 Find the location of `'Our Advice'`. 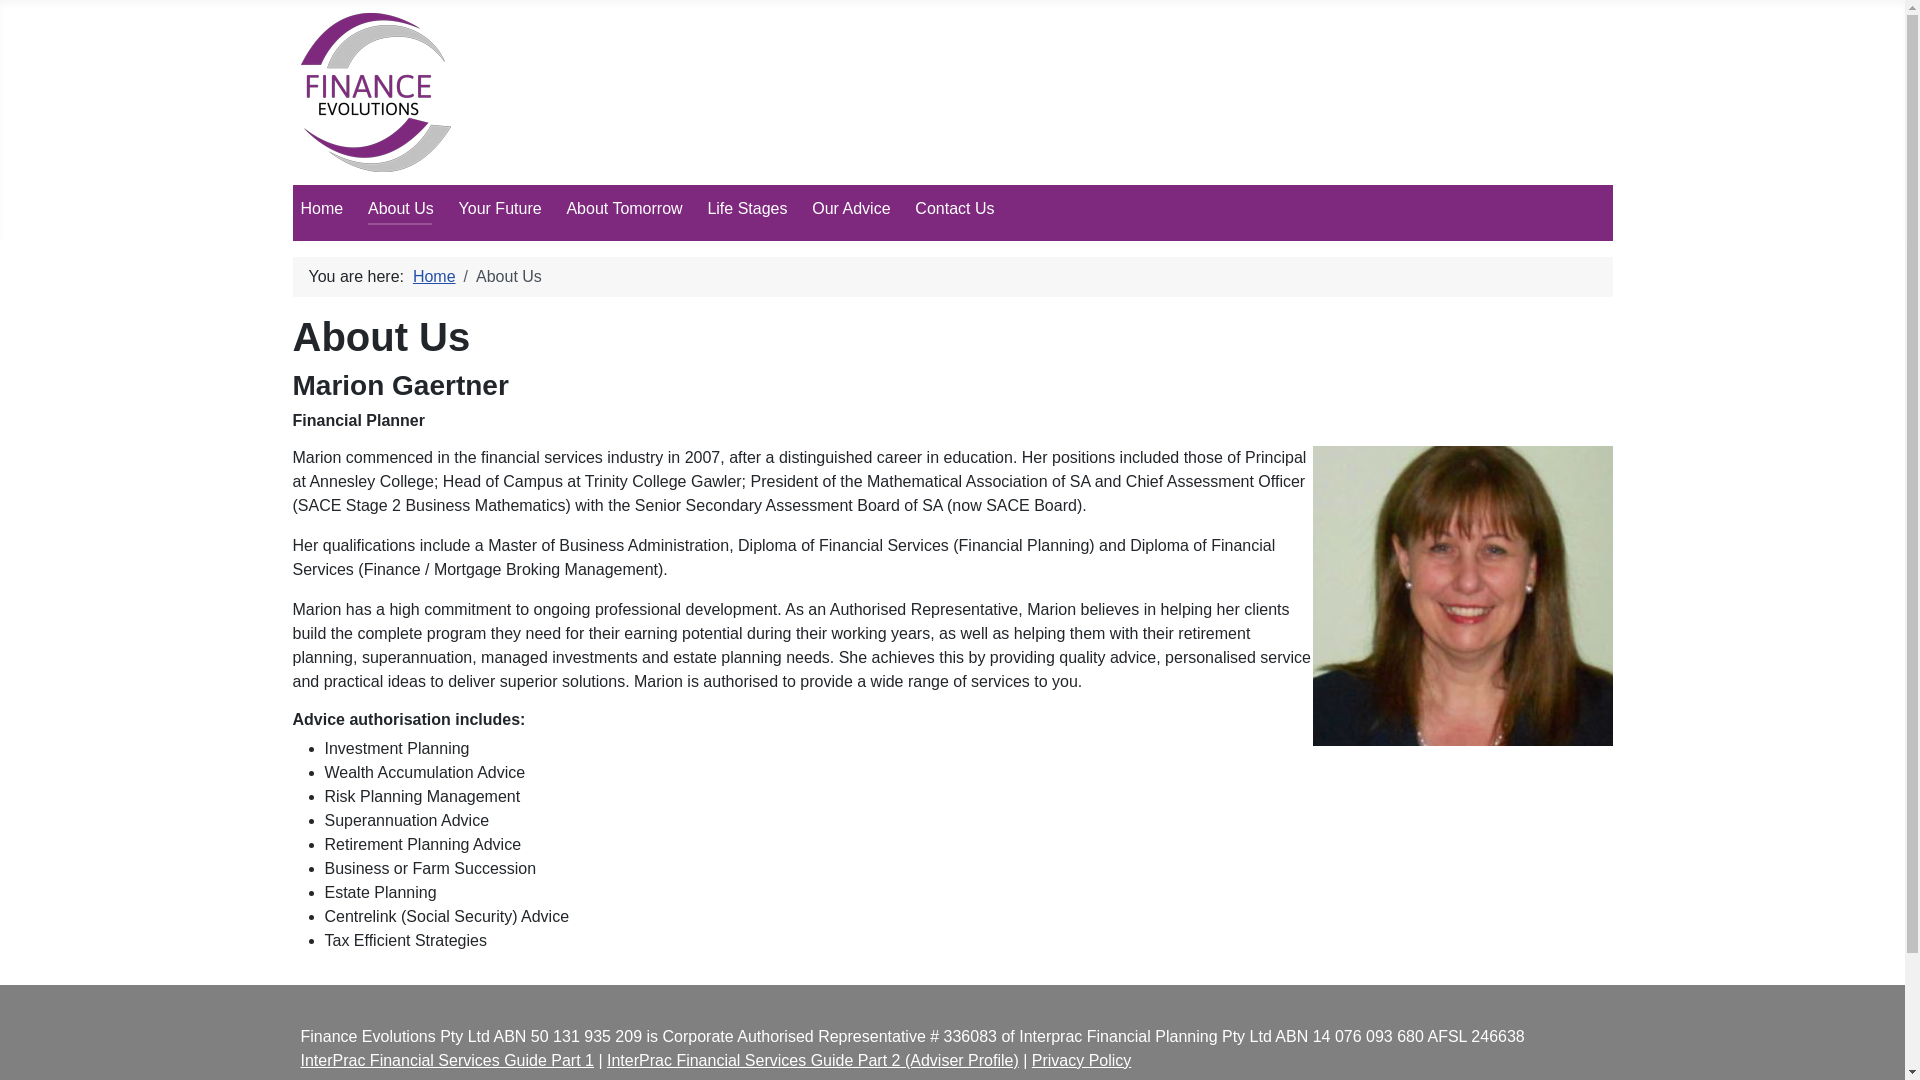

'Our Advice' is located at coordinates (811, 208).